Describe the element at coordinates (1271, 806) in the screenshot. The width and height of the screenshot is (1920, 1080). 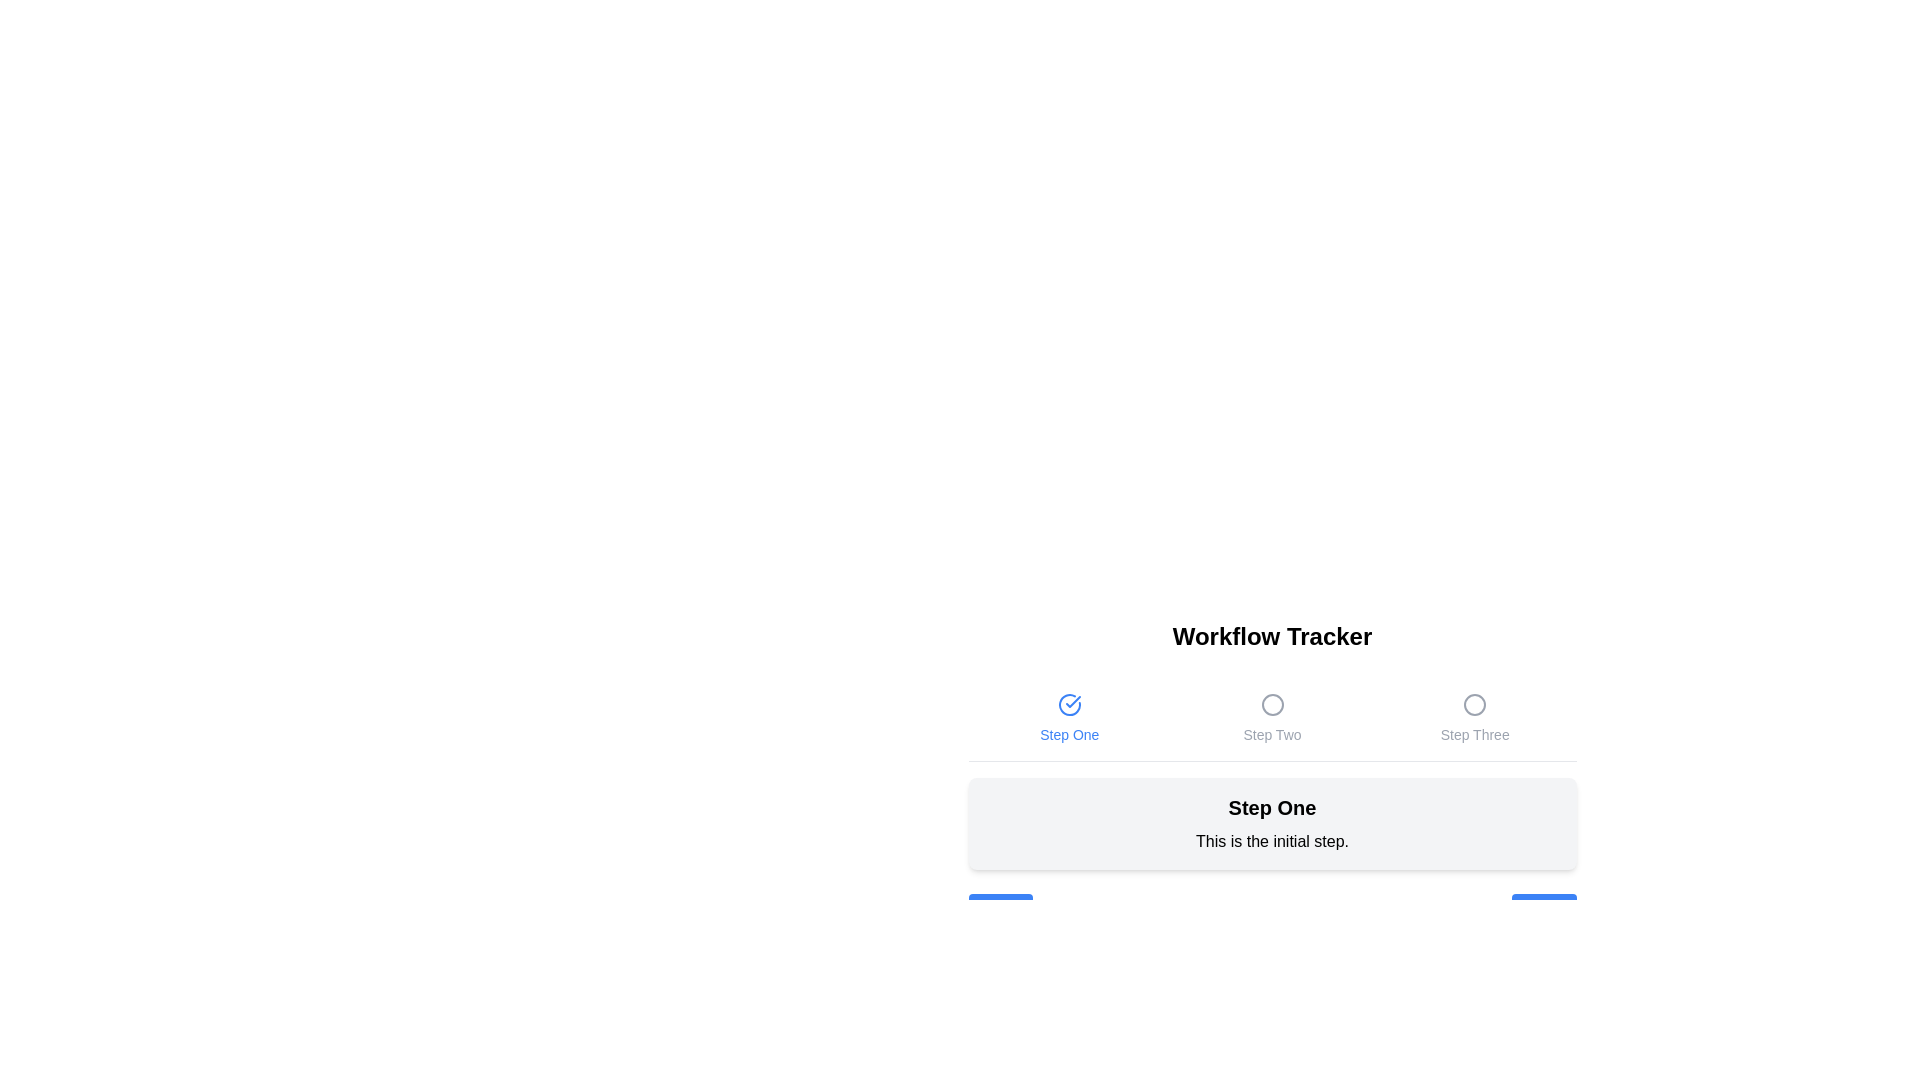
I see `the medium-sized, bold-styled text label reading 'Step One' located at the top part of a rounded, light-gray box` at that location.